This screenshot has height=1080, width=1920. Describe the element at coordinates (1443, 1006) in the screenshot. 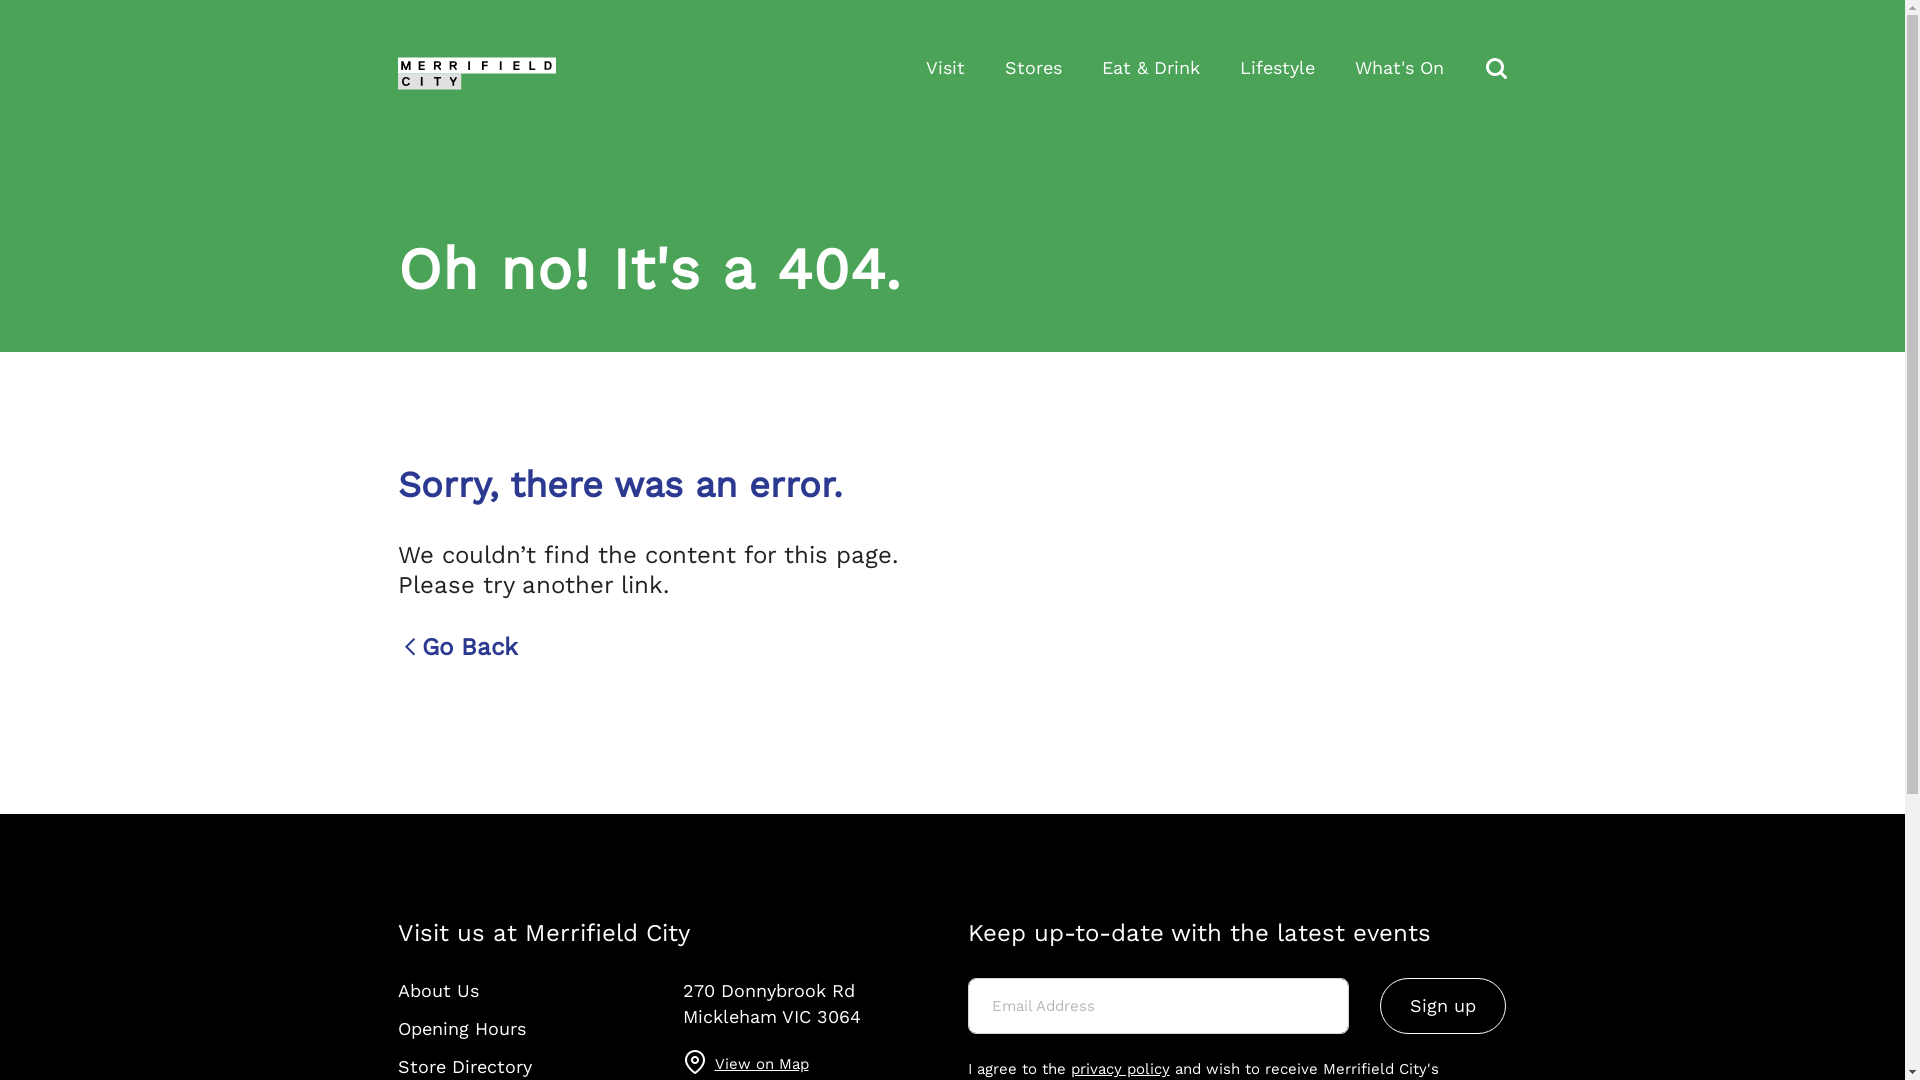

I see `'Sign up'` at that location.